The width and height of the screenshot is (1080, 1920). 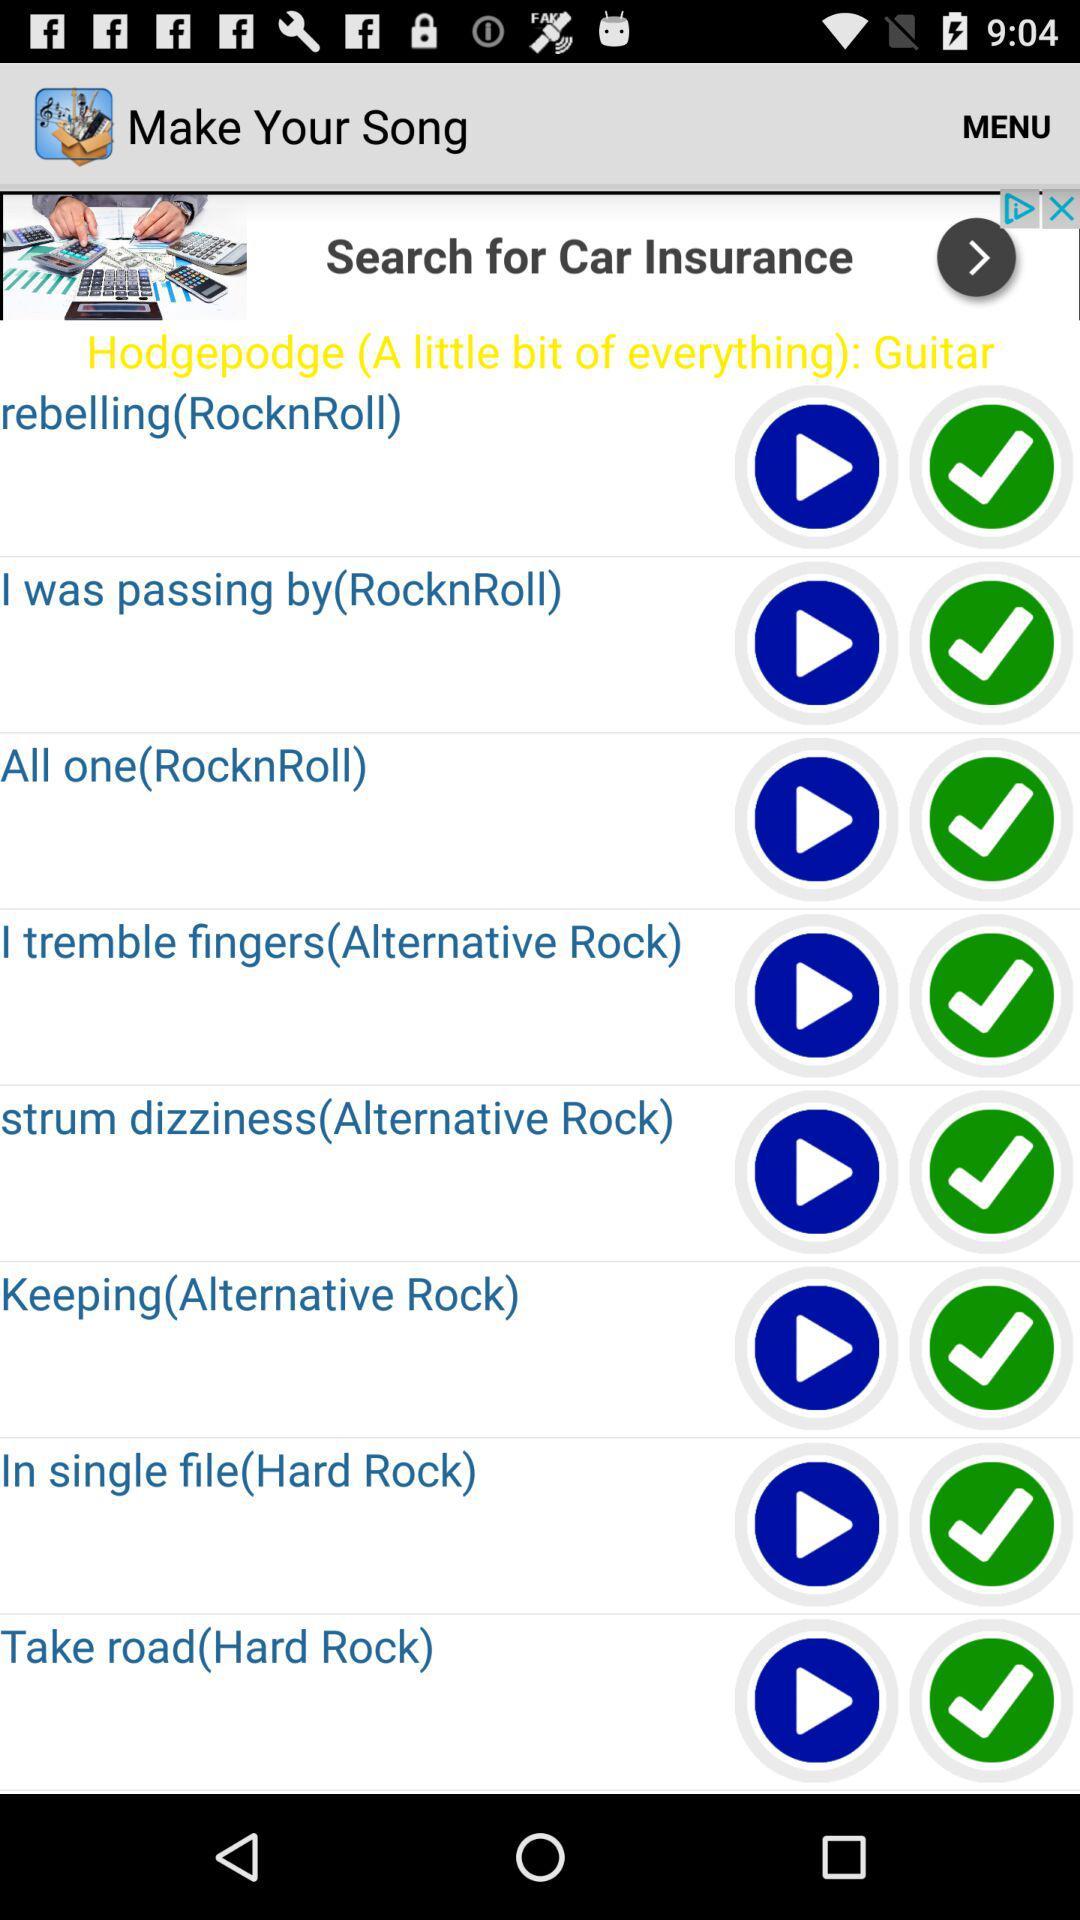 What do you see at coordinates (992, 1701) in the screenshot?
I see `download option` at bounding box center [992, 1701].